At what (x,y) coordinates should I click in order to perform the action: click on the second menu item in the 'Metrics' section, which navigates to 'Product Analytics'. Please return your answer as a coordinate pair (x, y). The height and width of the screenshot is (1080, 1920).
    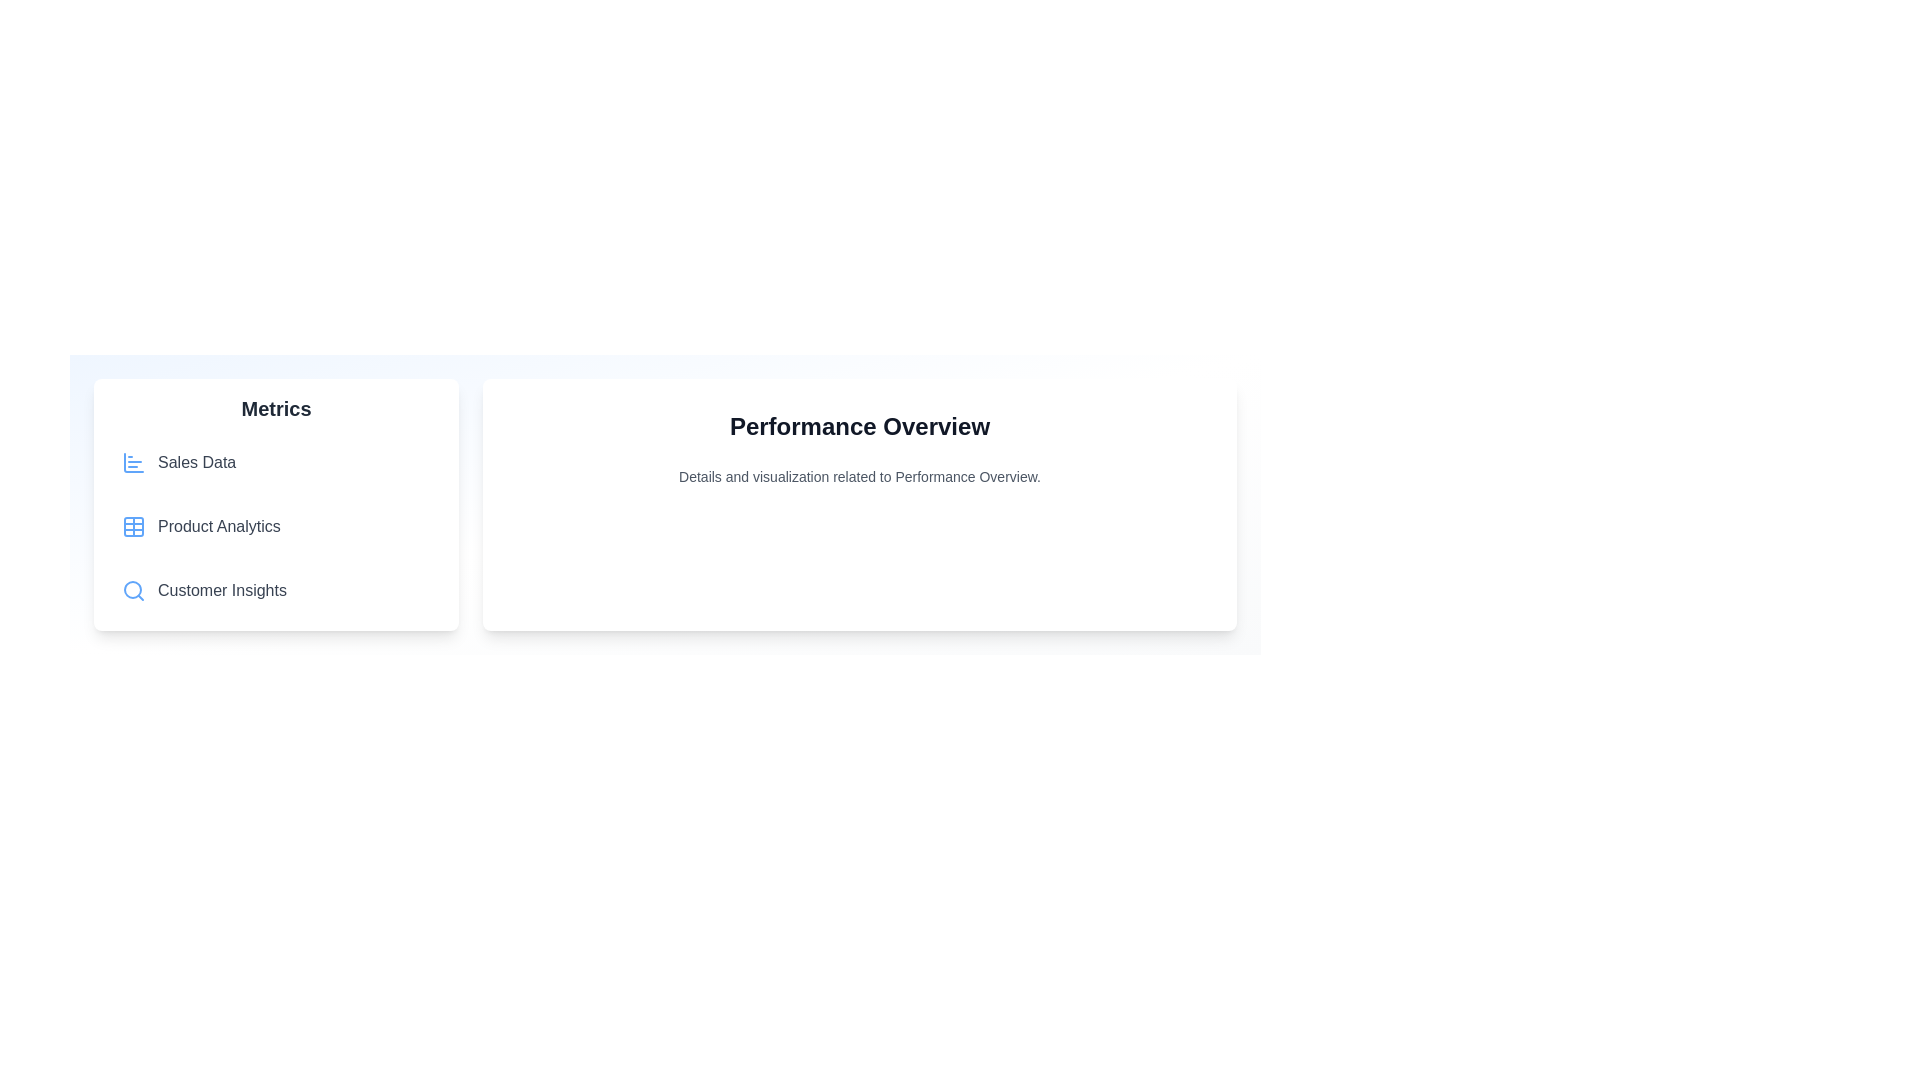
    Looking at the image, I should click on (275, 526).